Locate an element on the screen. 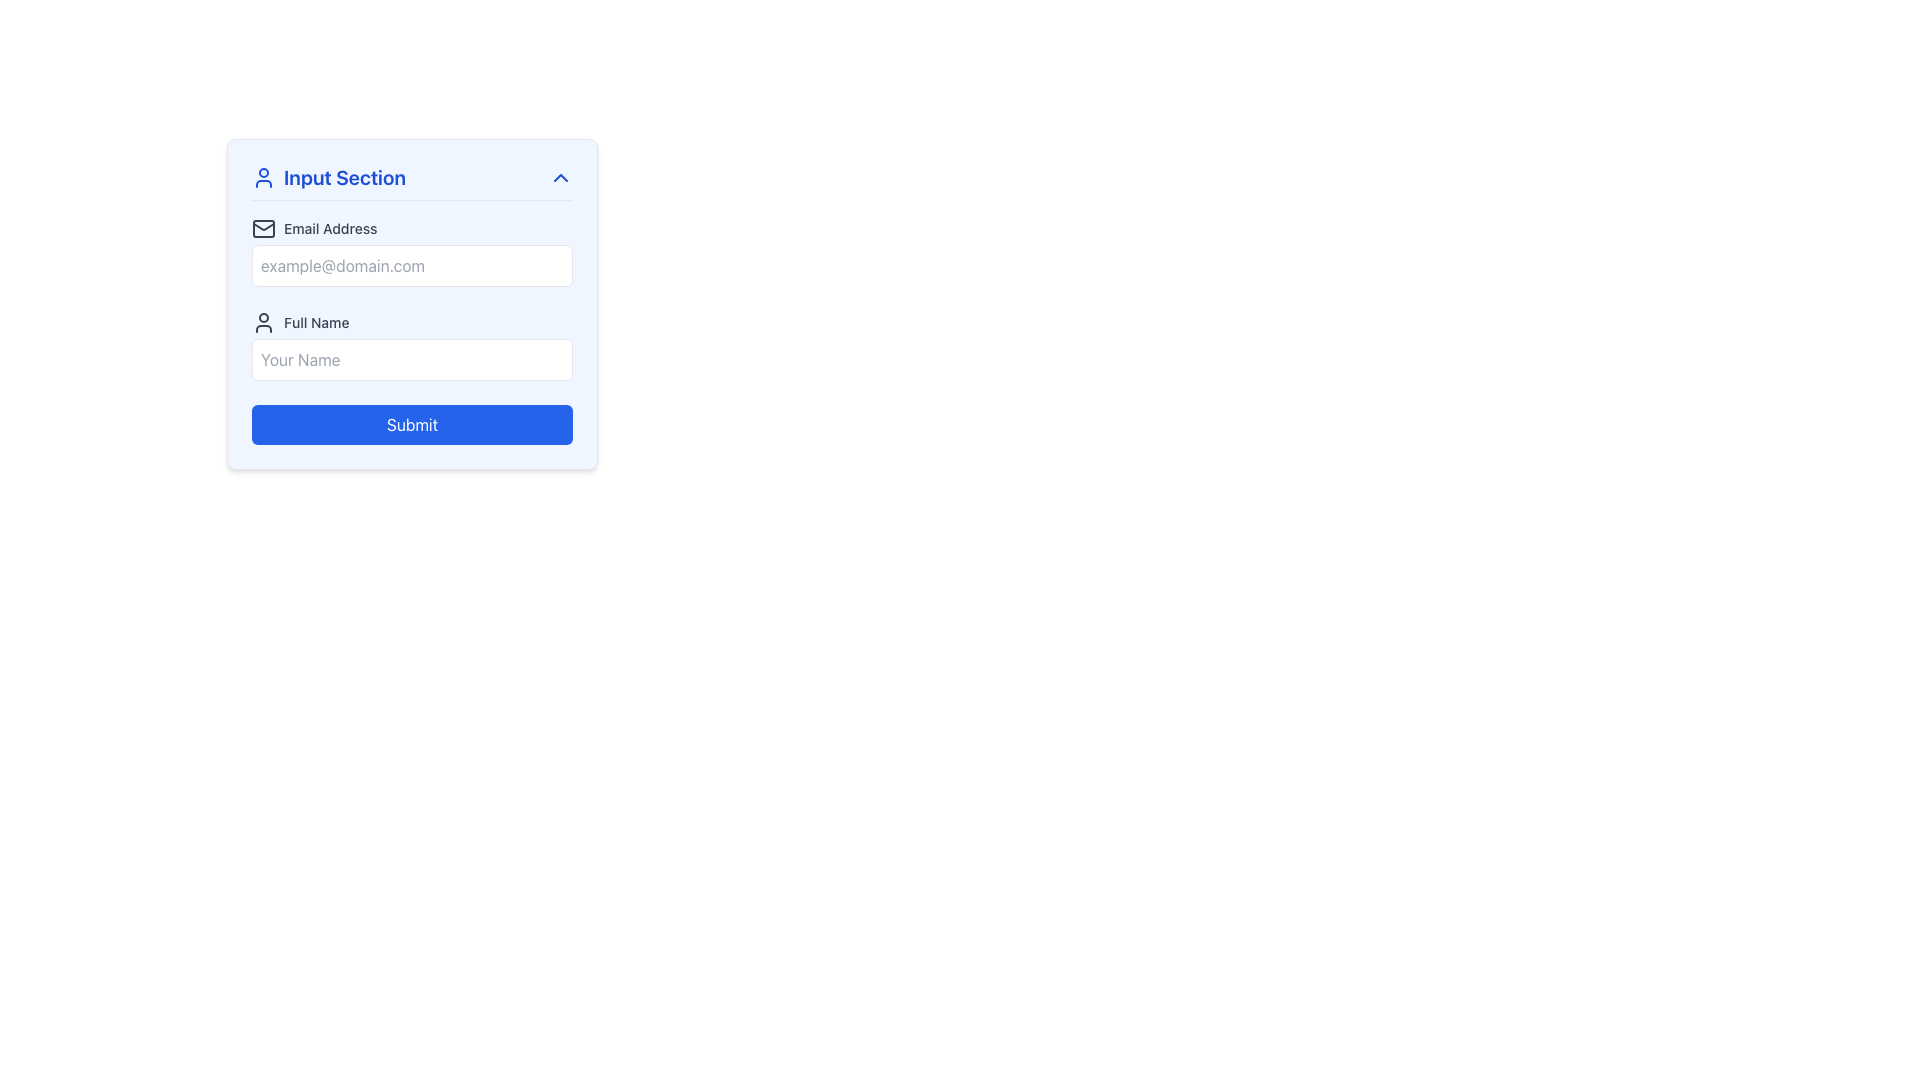  the input field for full name, located below the 'Email Address' field in the 'Input Section' is located at coordinates (411, 345).